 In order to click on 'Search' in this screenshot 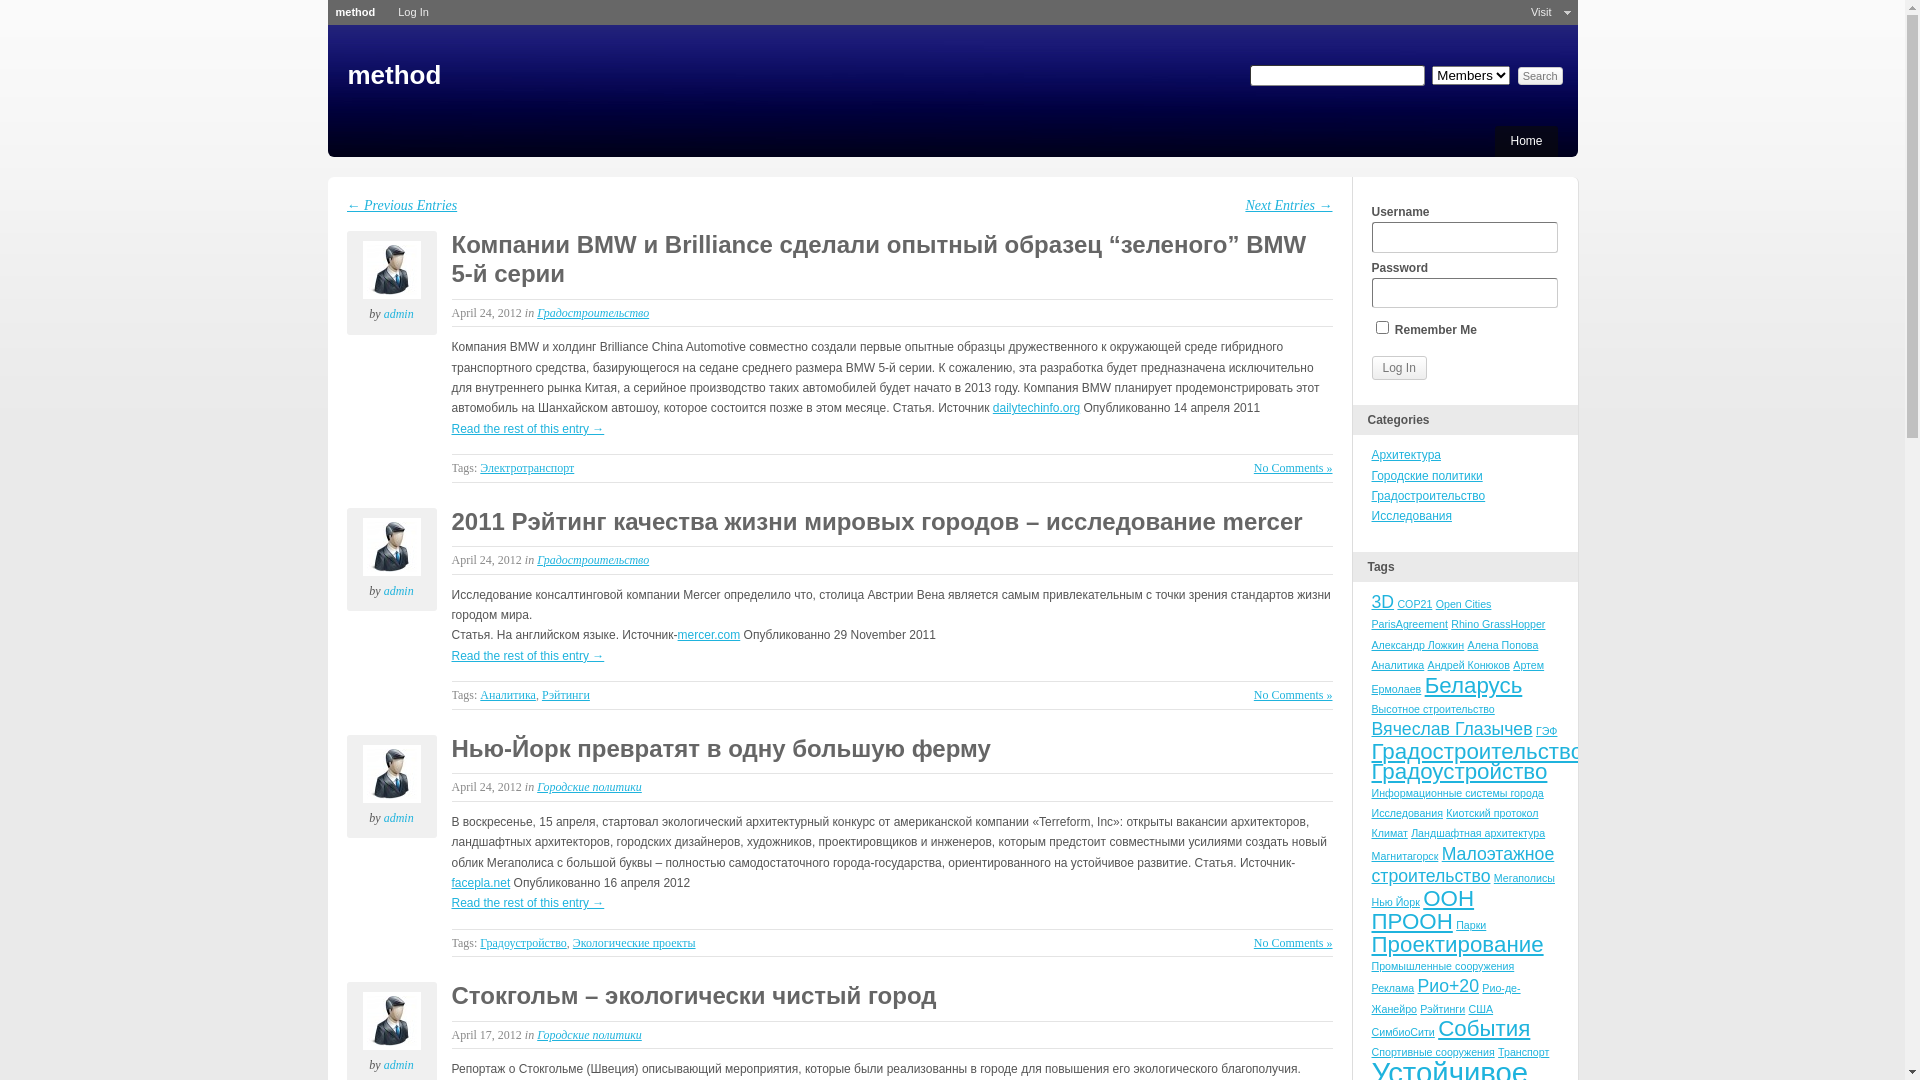, I will do `click(1539, 75)`.